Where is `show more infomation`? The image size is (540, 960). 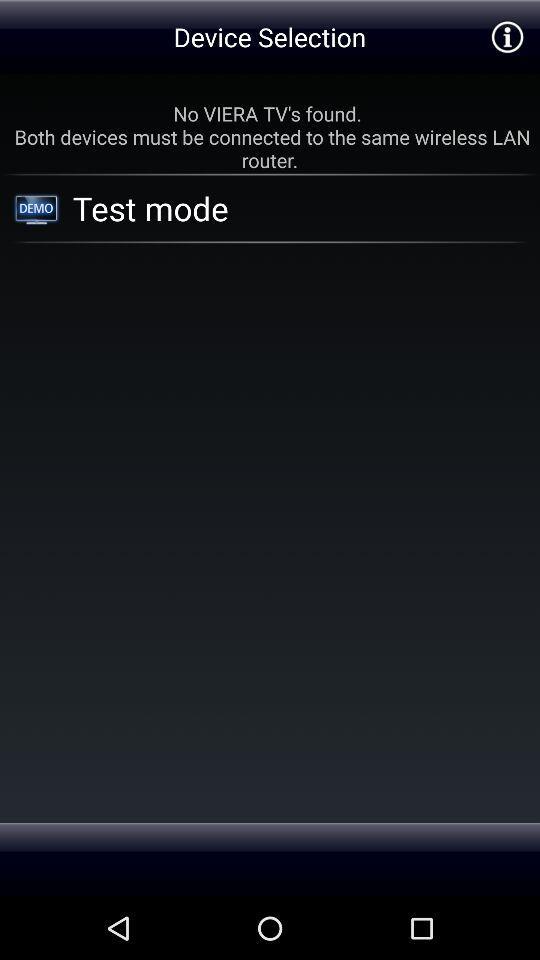 show more infomation is located at coordinates (507, 35).